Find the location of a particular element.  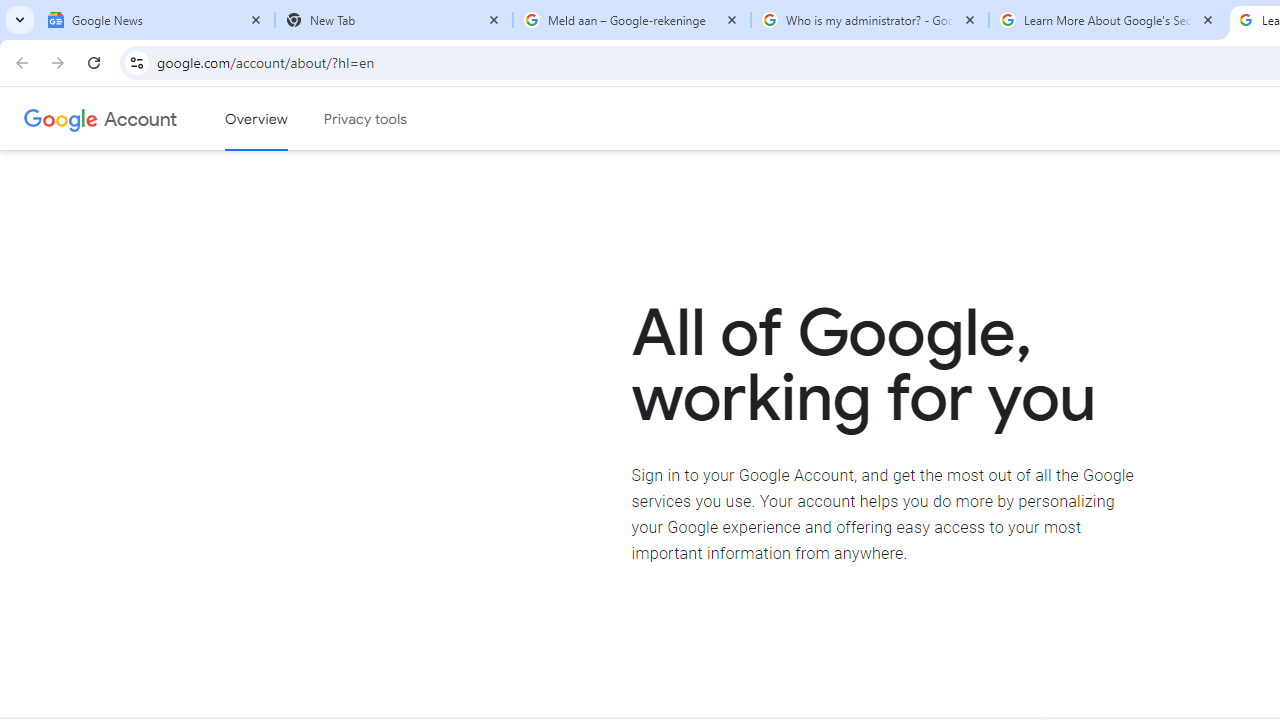

'Google logo' is located at coordinates (61, 118).